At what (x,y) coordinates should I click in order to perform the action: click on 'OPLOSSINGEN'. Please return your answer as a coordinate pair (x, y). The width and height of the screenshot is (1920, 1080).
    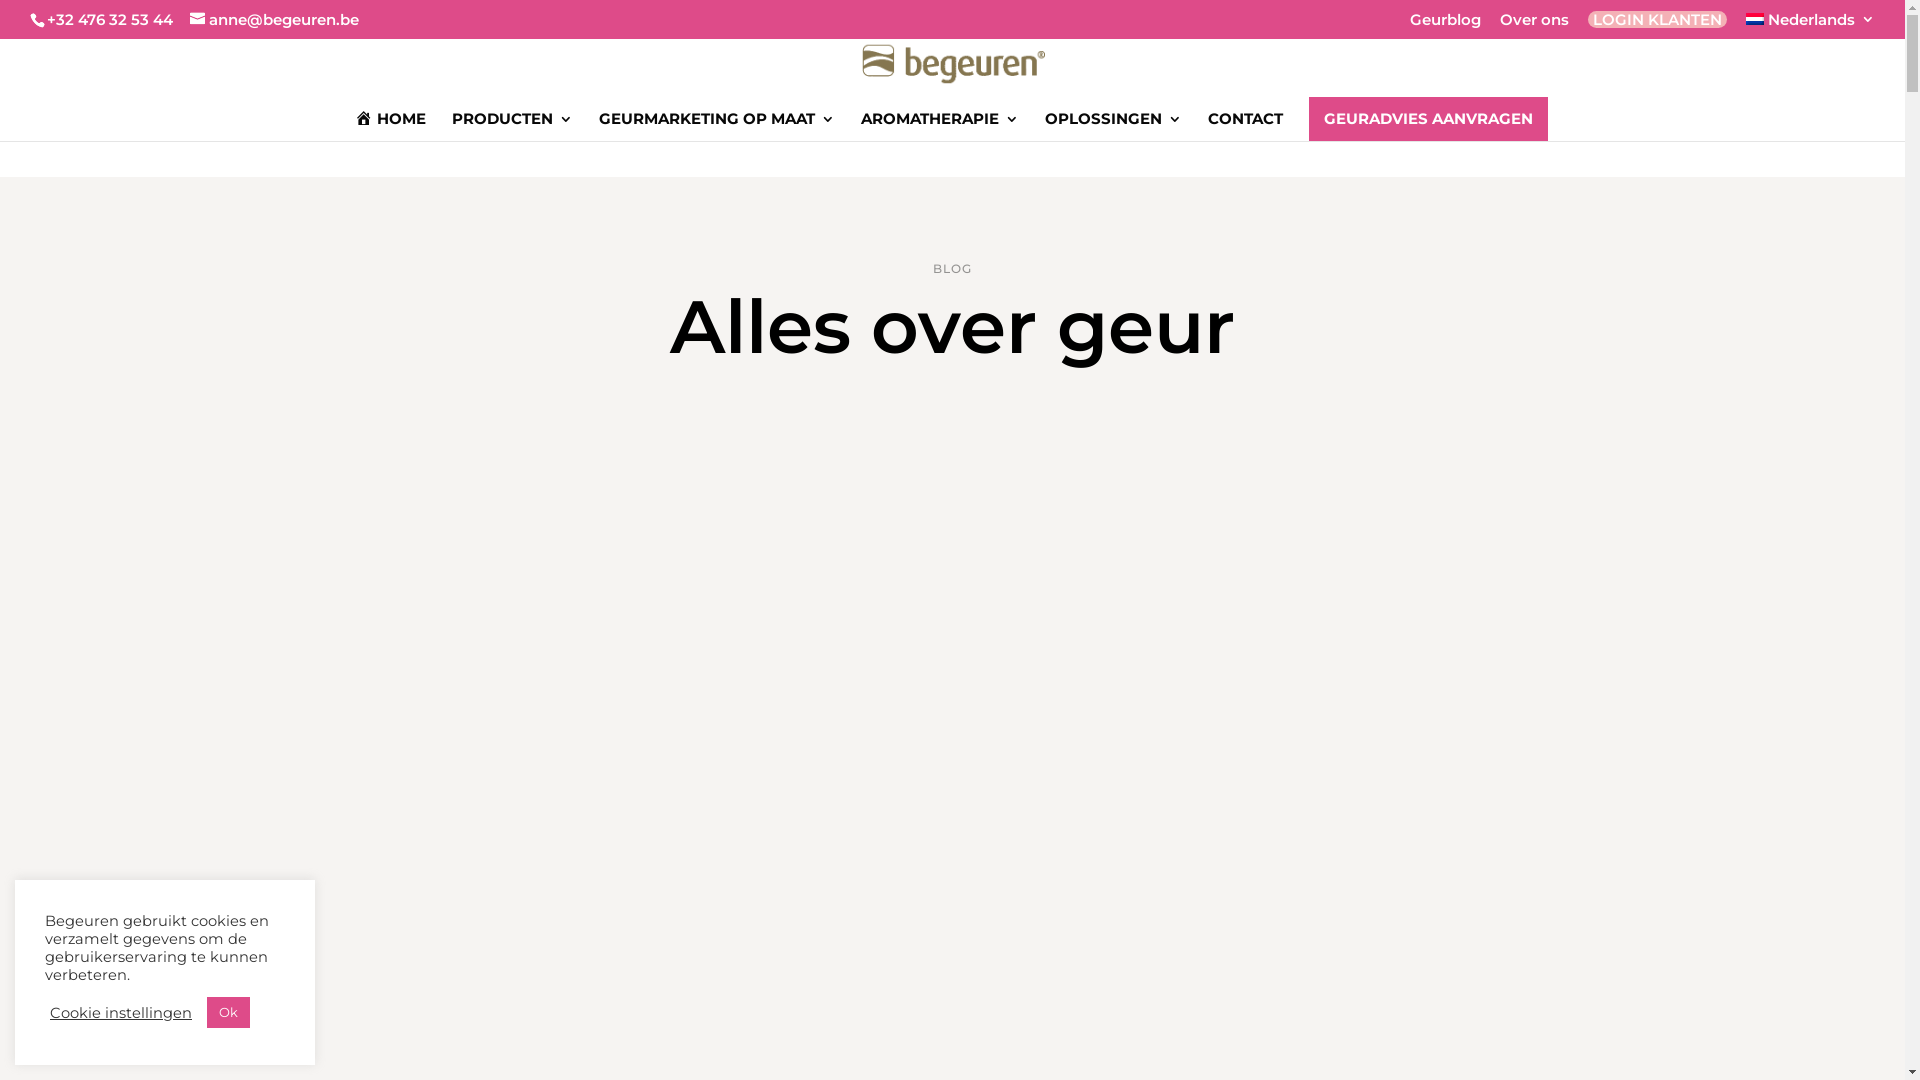
    Looking at the image, I should click on (1112, 124).